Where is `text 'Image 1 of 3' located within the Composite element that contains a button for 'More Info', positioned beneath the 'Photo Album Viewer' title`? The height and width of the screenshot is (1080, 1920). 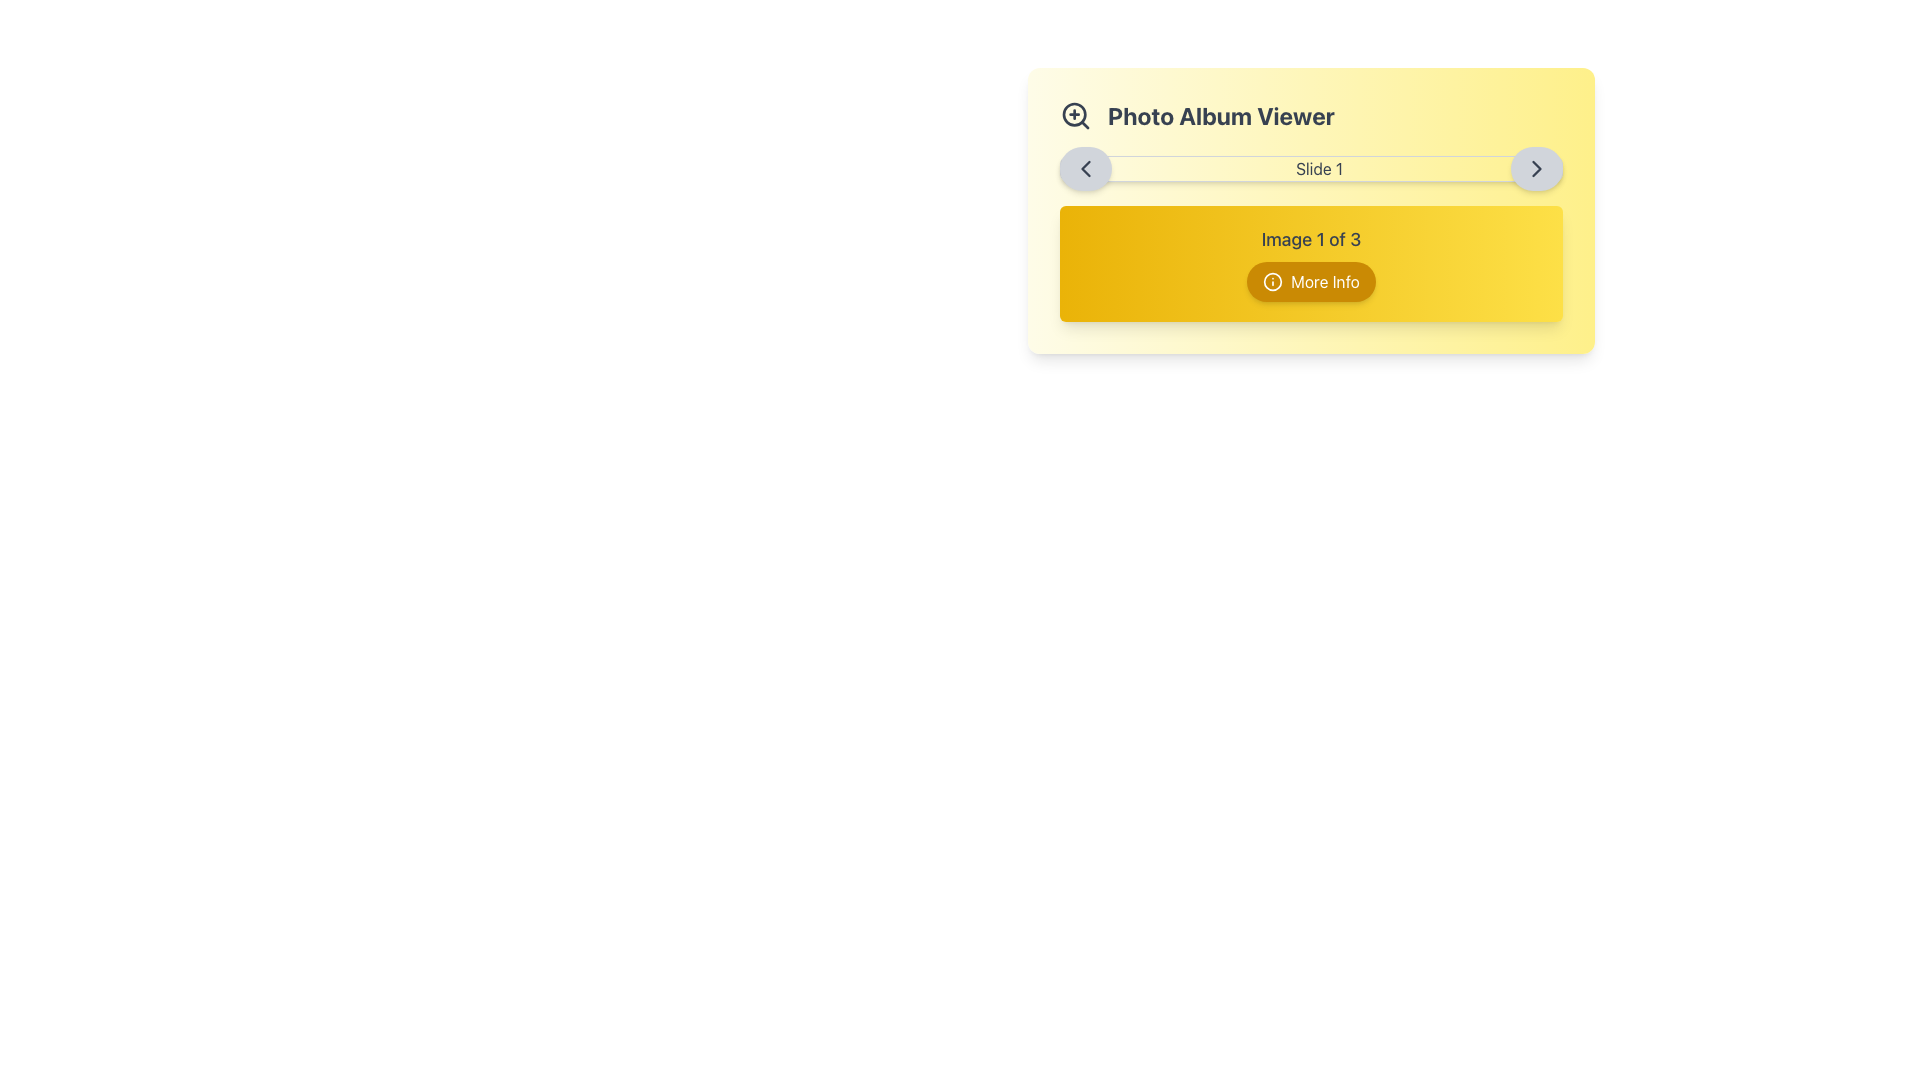
text 'Image 1 of 3' located within the Composite element that contains a button for 'More Info', positioned beneath the 'Photo Album Viewer' title is located at coordinates (1311, 262).